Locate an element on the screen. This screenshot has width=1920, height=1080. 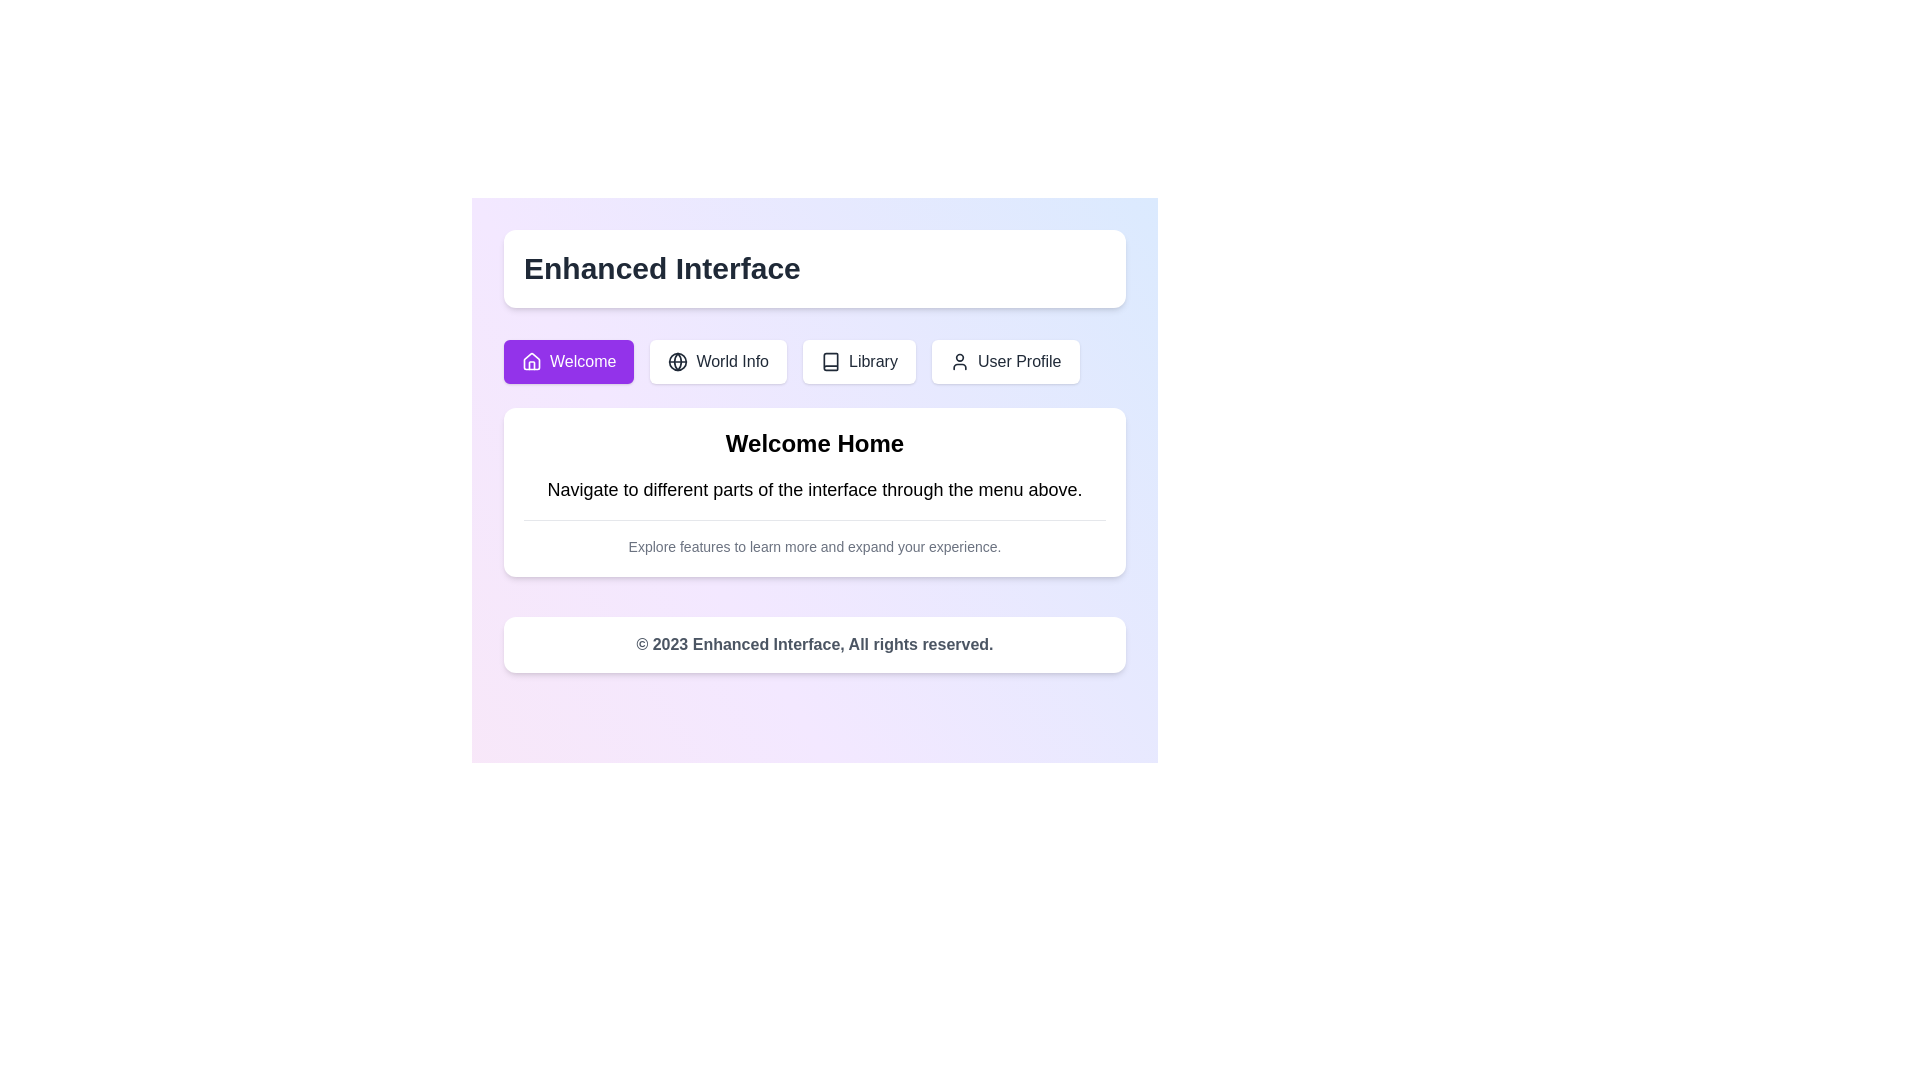
the user profile button, which is the fourth item in the horizontal navigation bar displaying a profile icon and 'User Profile' text is located at coordinates (1005, 361).